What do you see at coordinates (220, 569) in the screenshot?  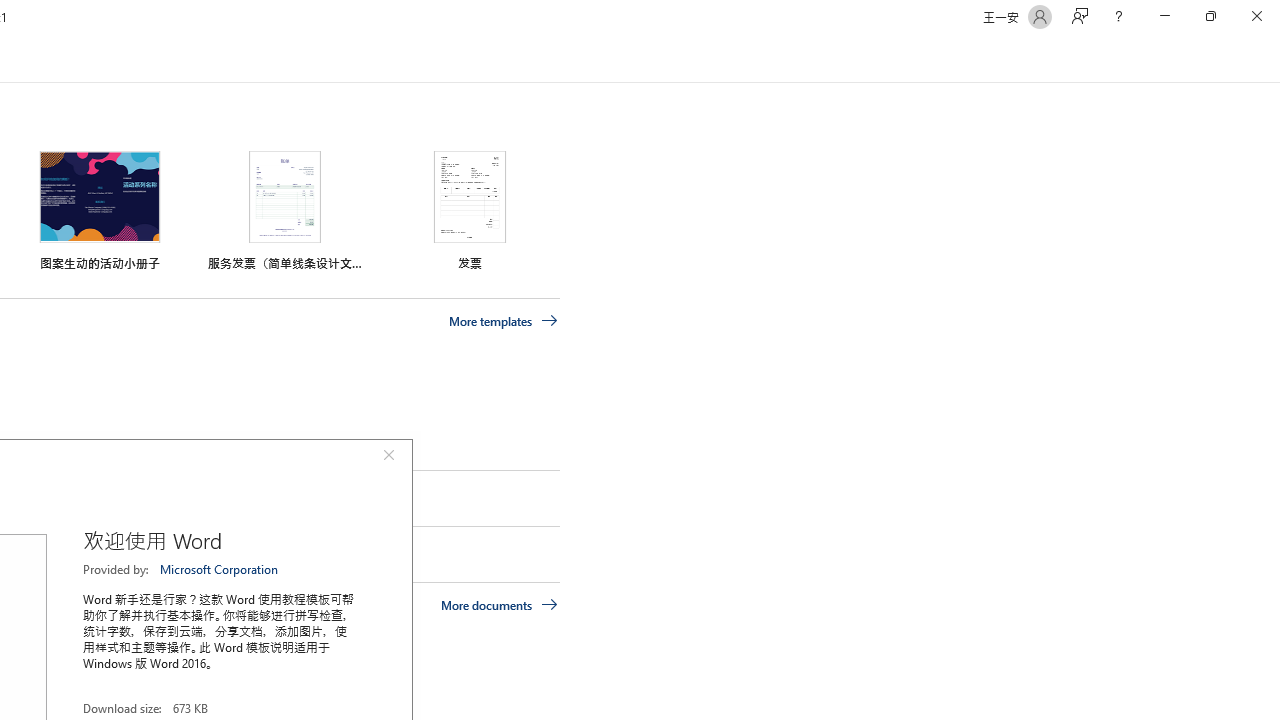 I see `'Microsoft Corporation'` at bounding box center [220, 569].